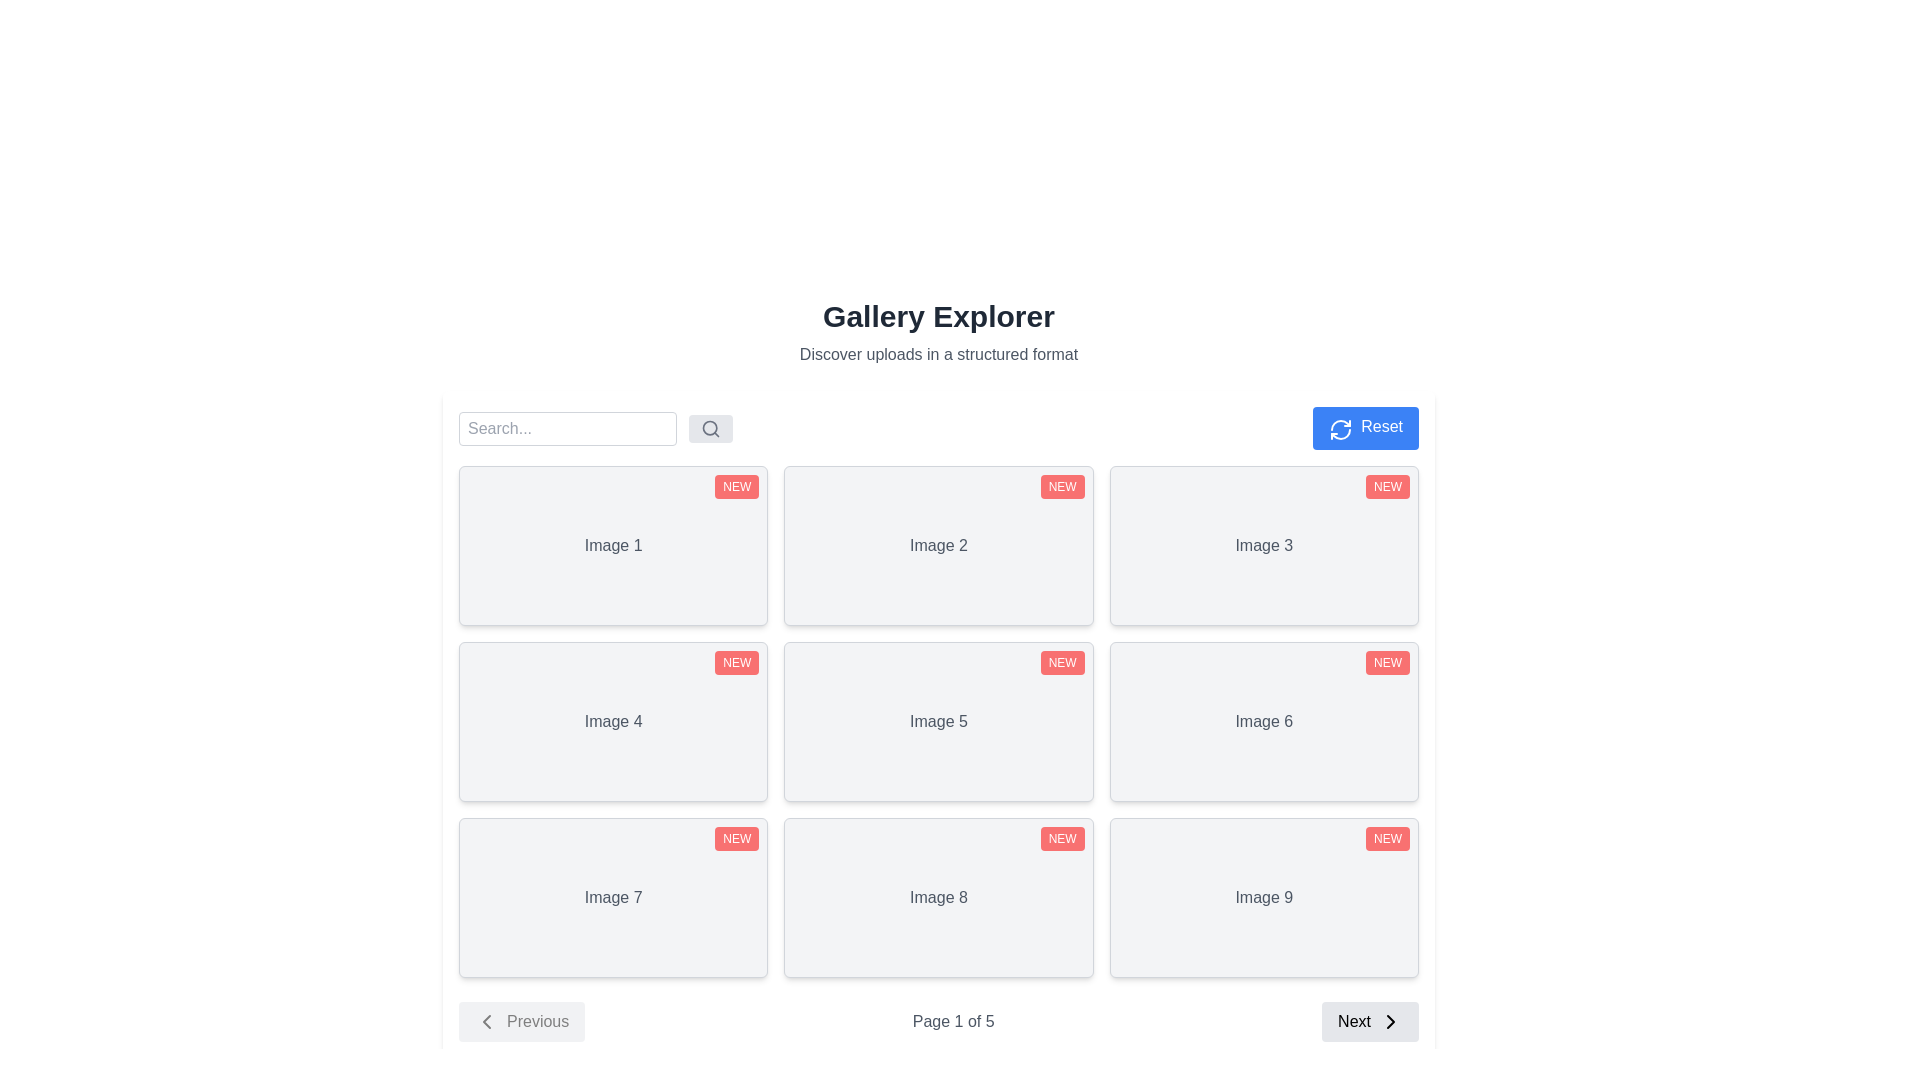 Image resolution: width=1920 pixels, height=1080 pixels. I want to click on the card in the first row and third column of the grid that features a 'NEW' badge, indicating its recent addition, so click(1263, 546).